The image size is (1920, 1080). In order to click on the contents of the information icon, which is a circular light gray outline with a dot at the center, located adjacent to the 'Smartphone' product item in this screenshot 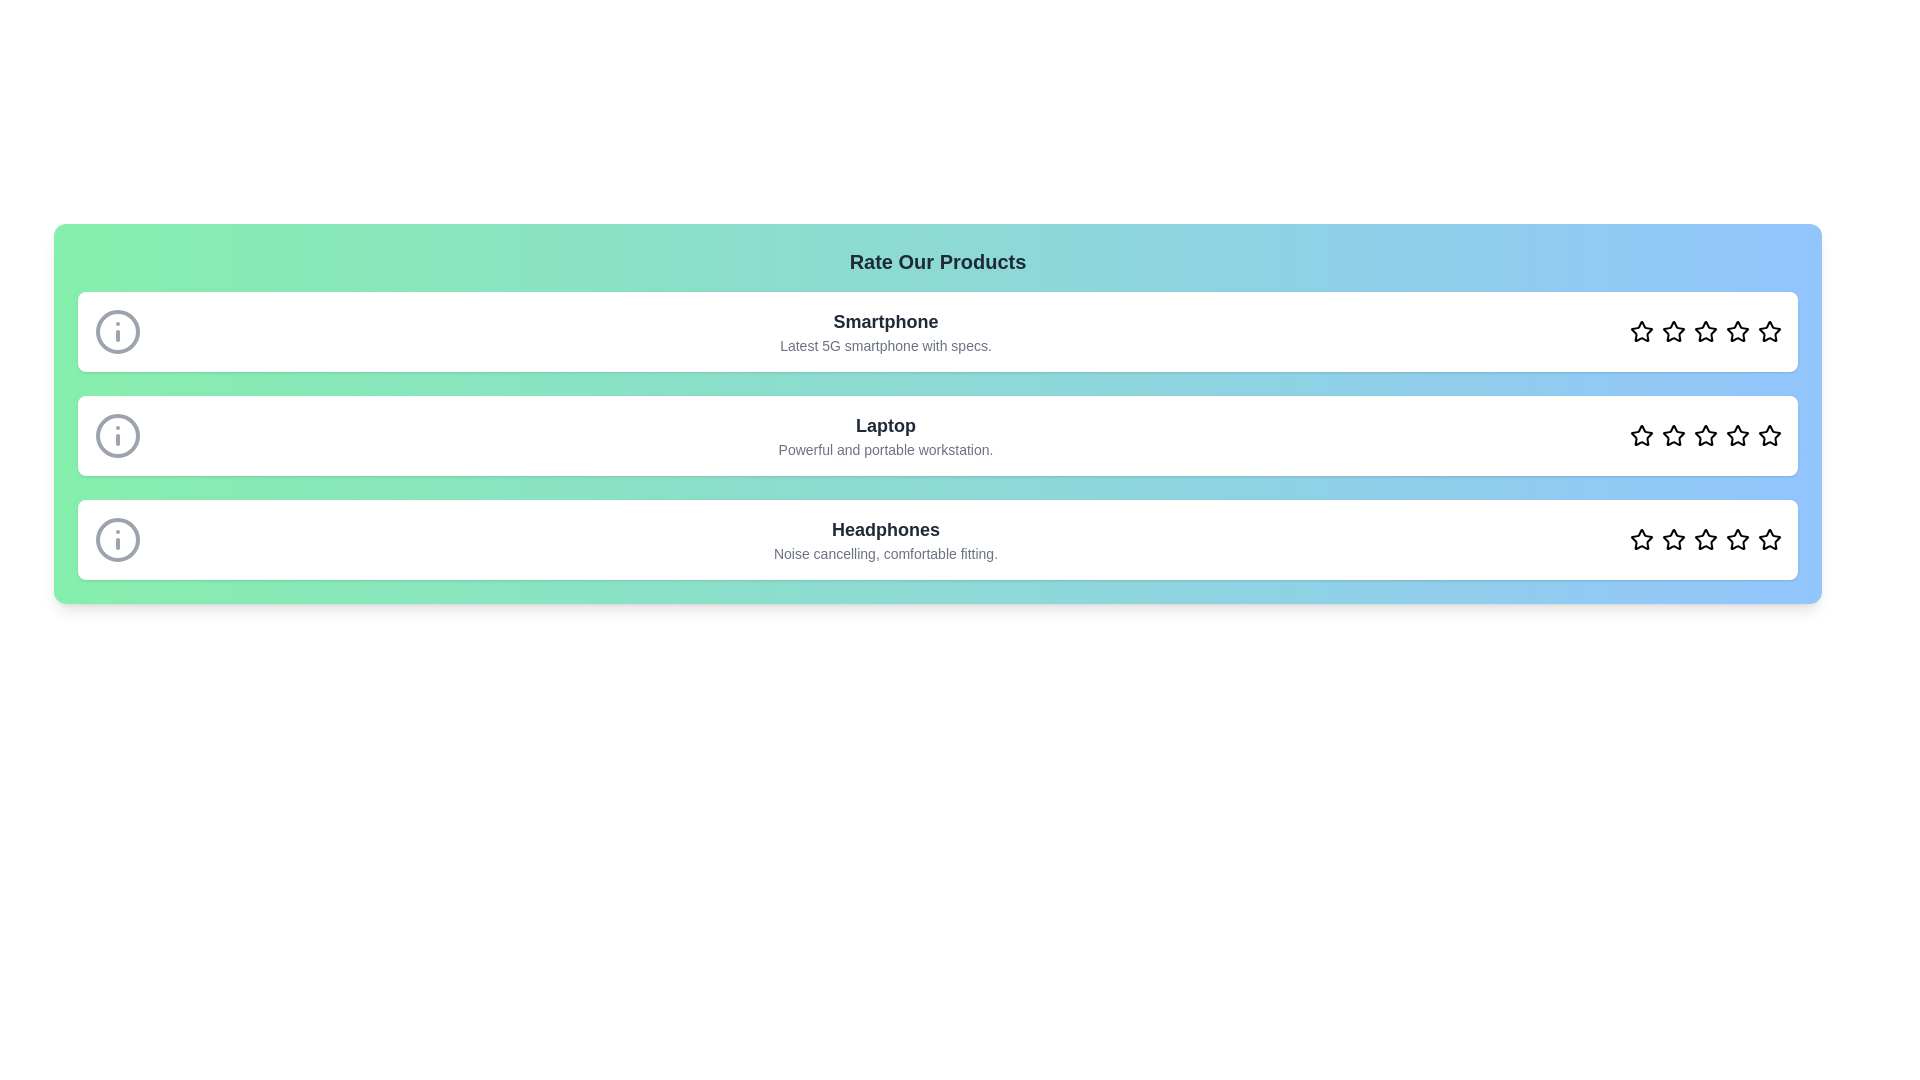, I will do `click(117, 330)`.